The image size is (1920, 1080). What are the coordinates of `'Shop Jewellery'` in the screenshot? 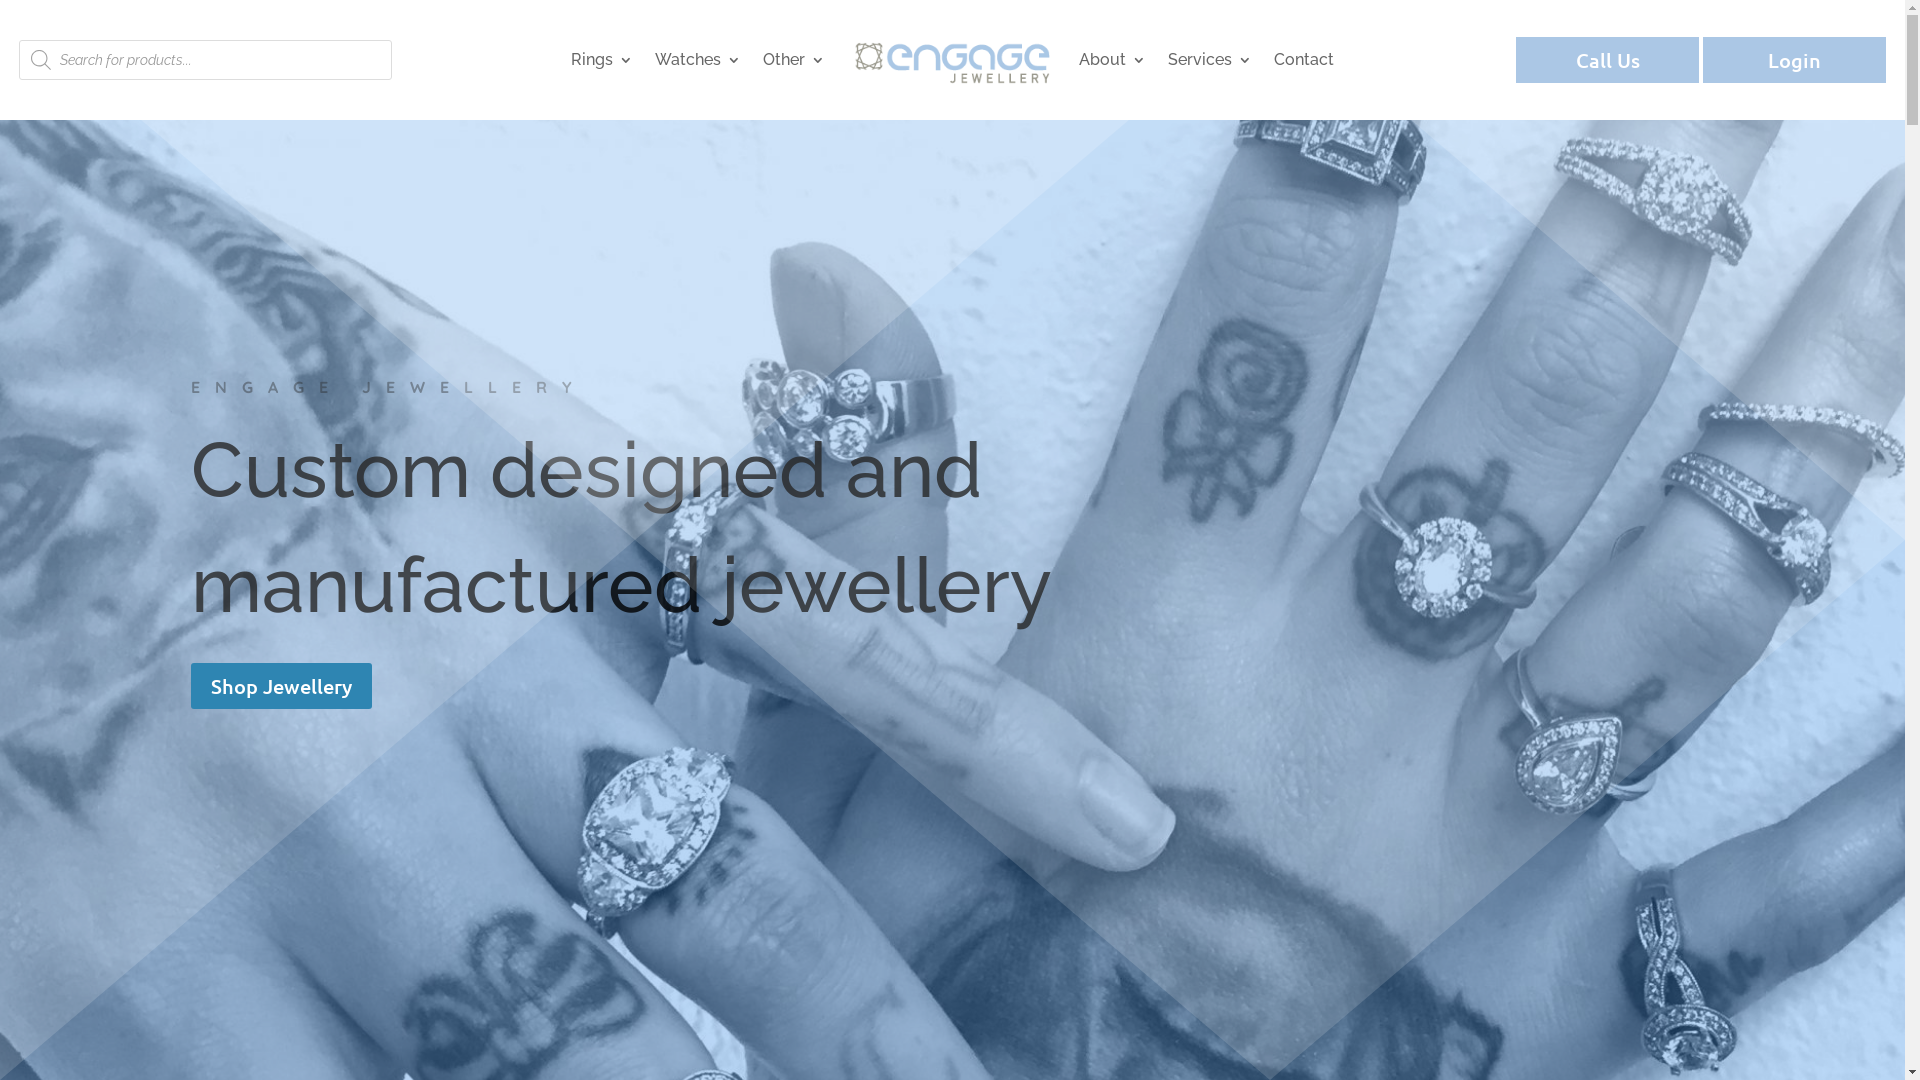 It's located at (279, 685).